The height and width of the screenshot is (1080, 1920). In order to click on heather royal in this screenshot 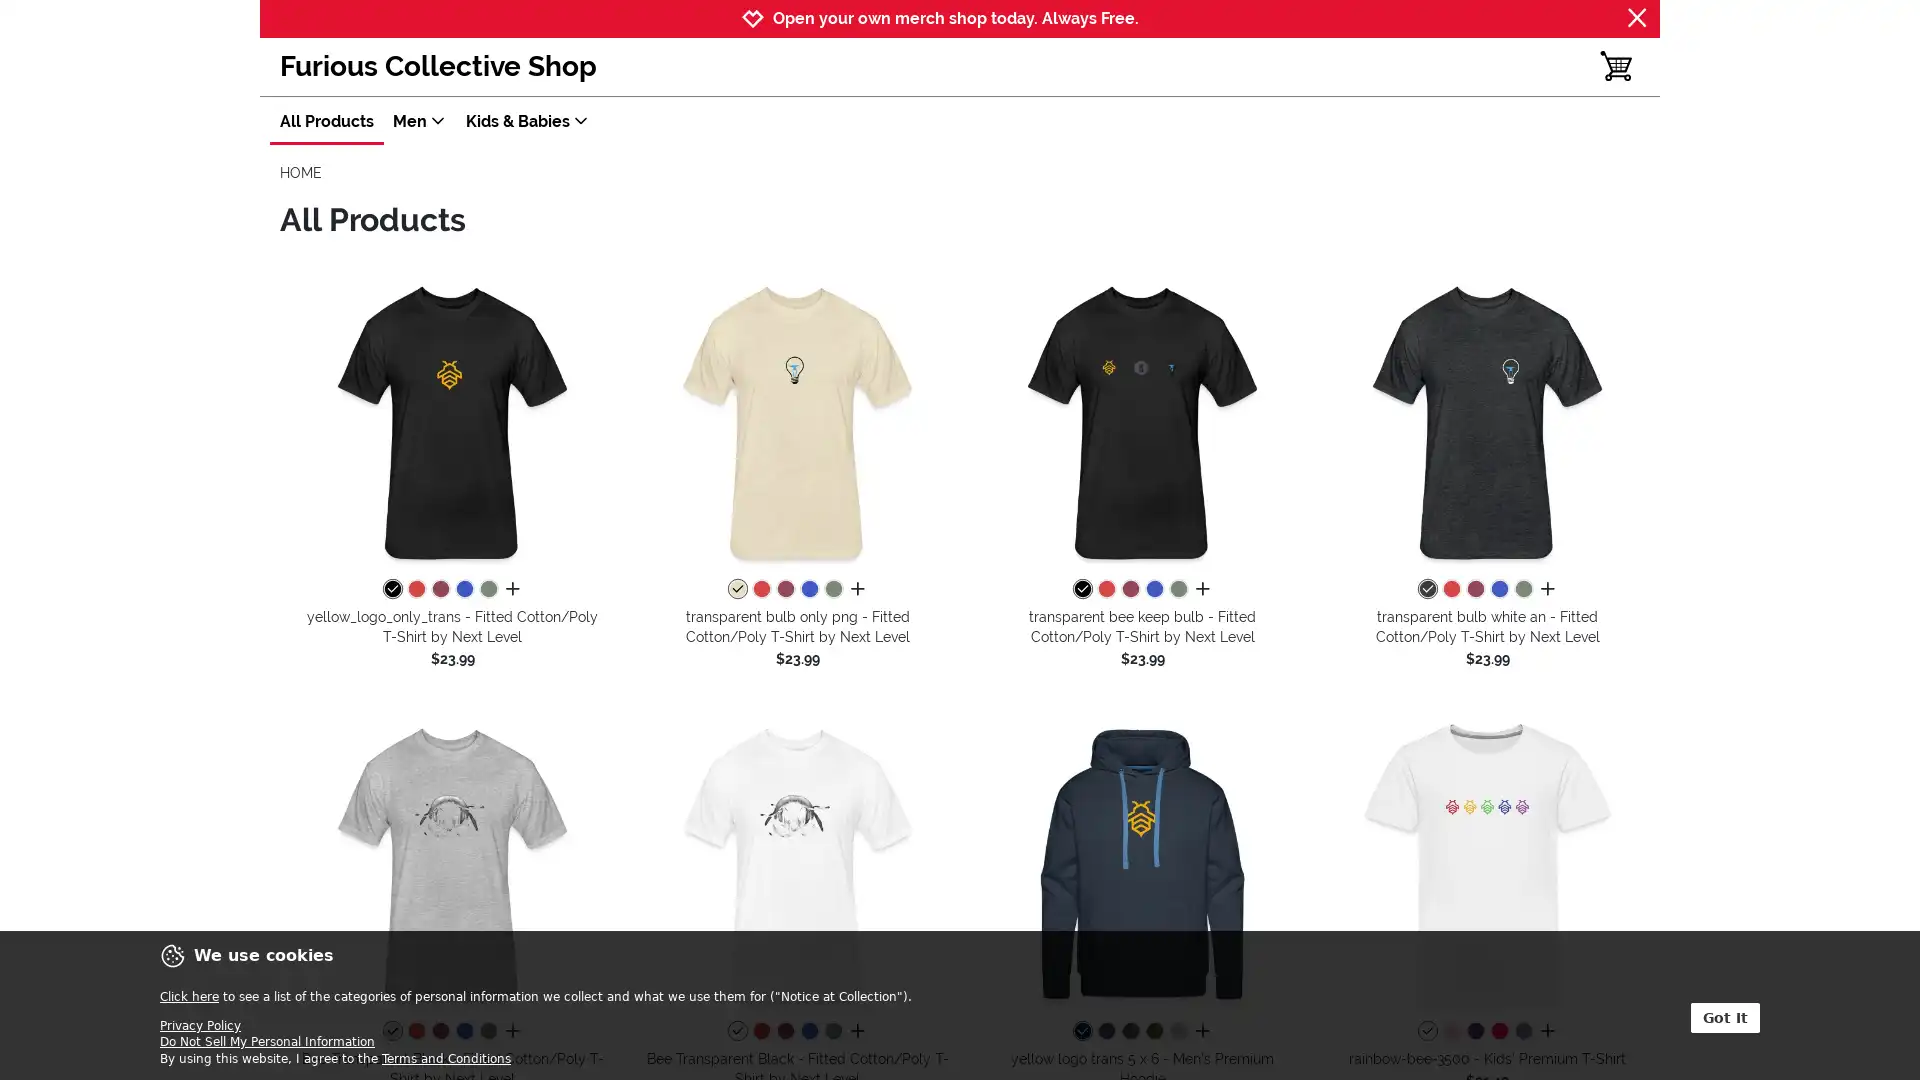, I will do `click(463, 1032)`.